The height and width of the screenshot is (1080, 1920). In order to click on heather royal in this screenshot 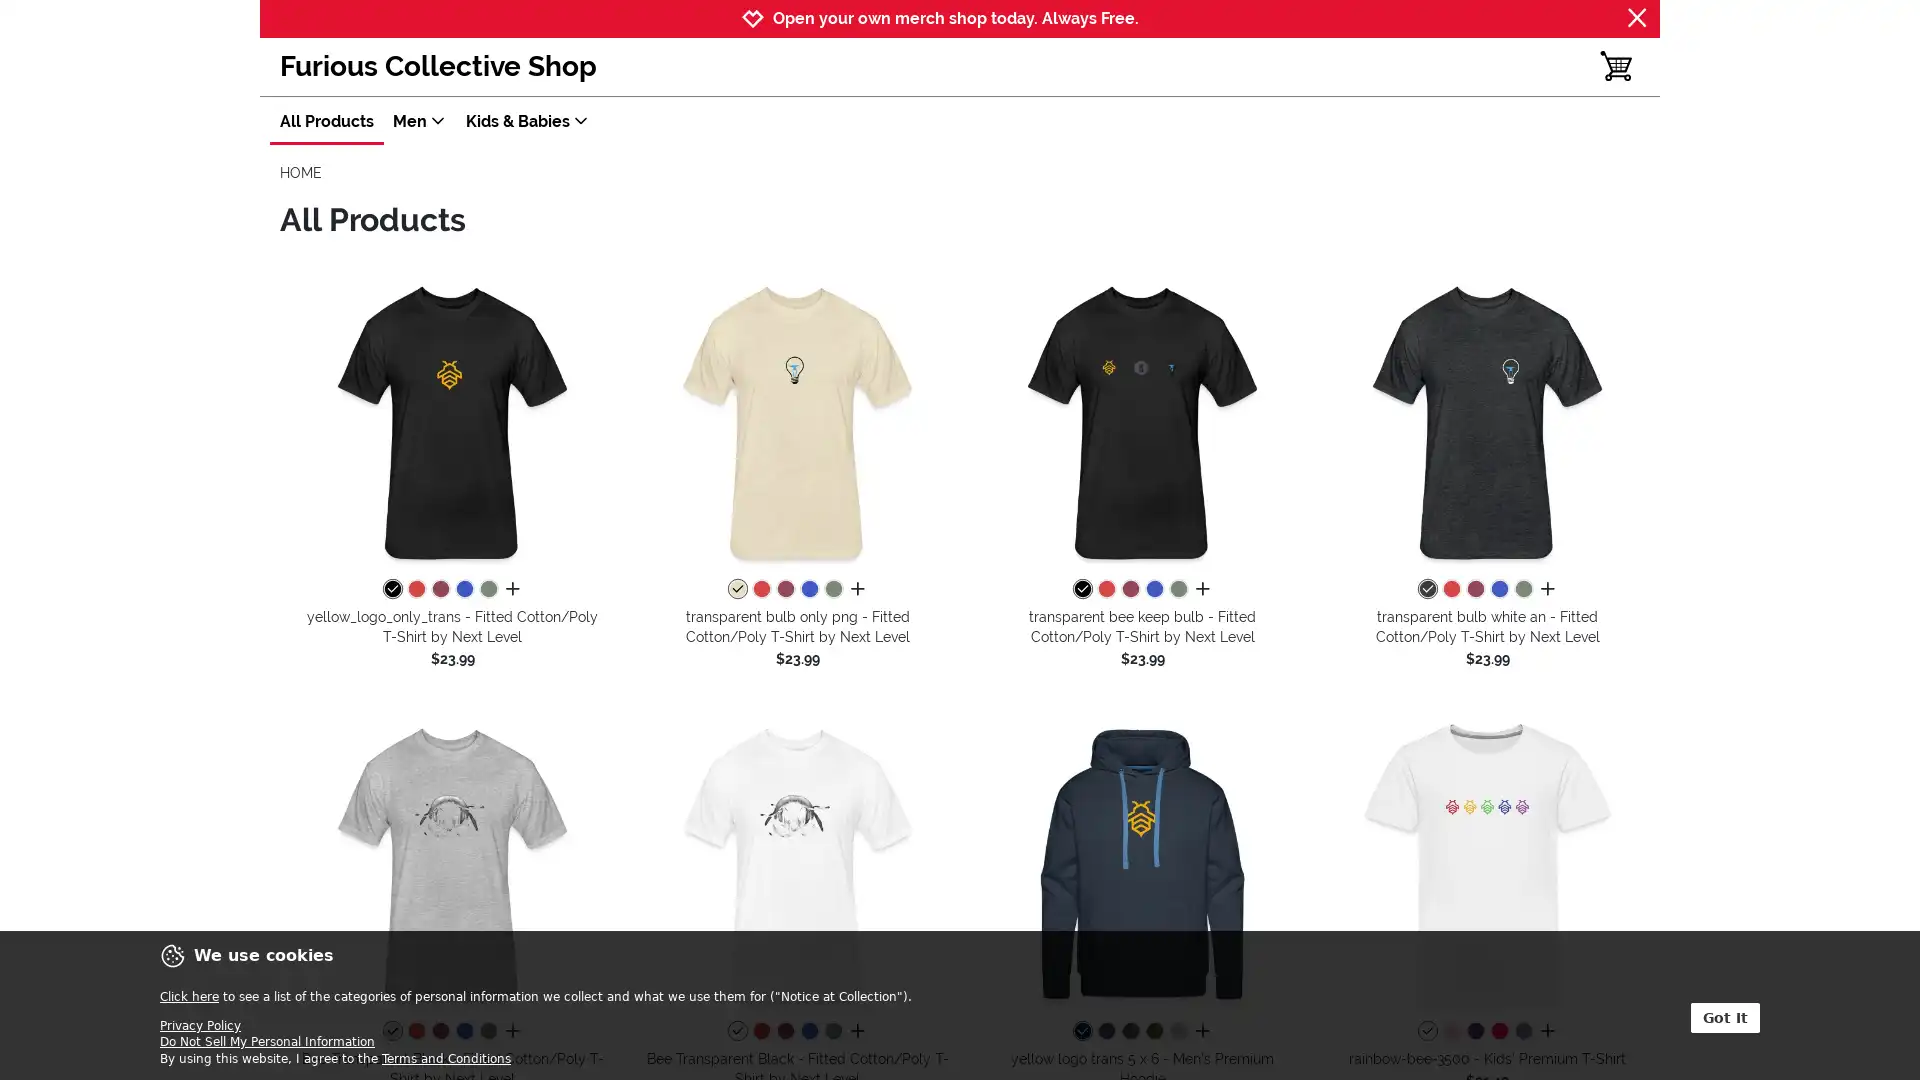, I will do `click(463, 1032)`.